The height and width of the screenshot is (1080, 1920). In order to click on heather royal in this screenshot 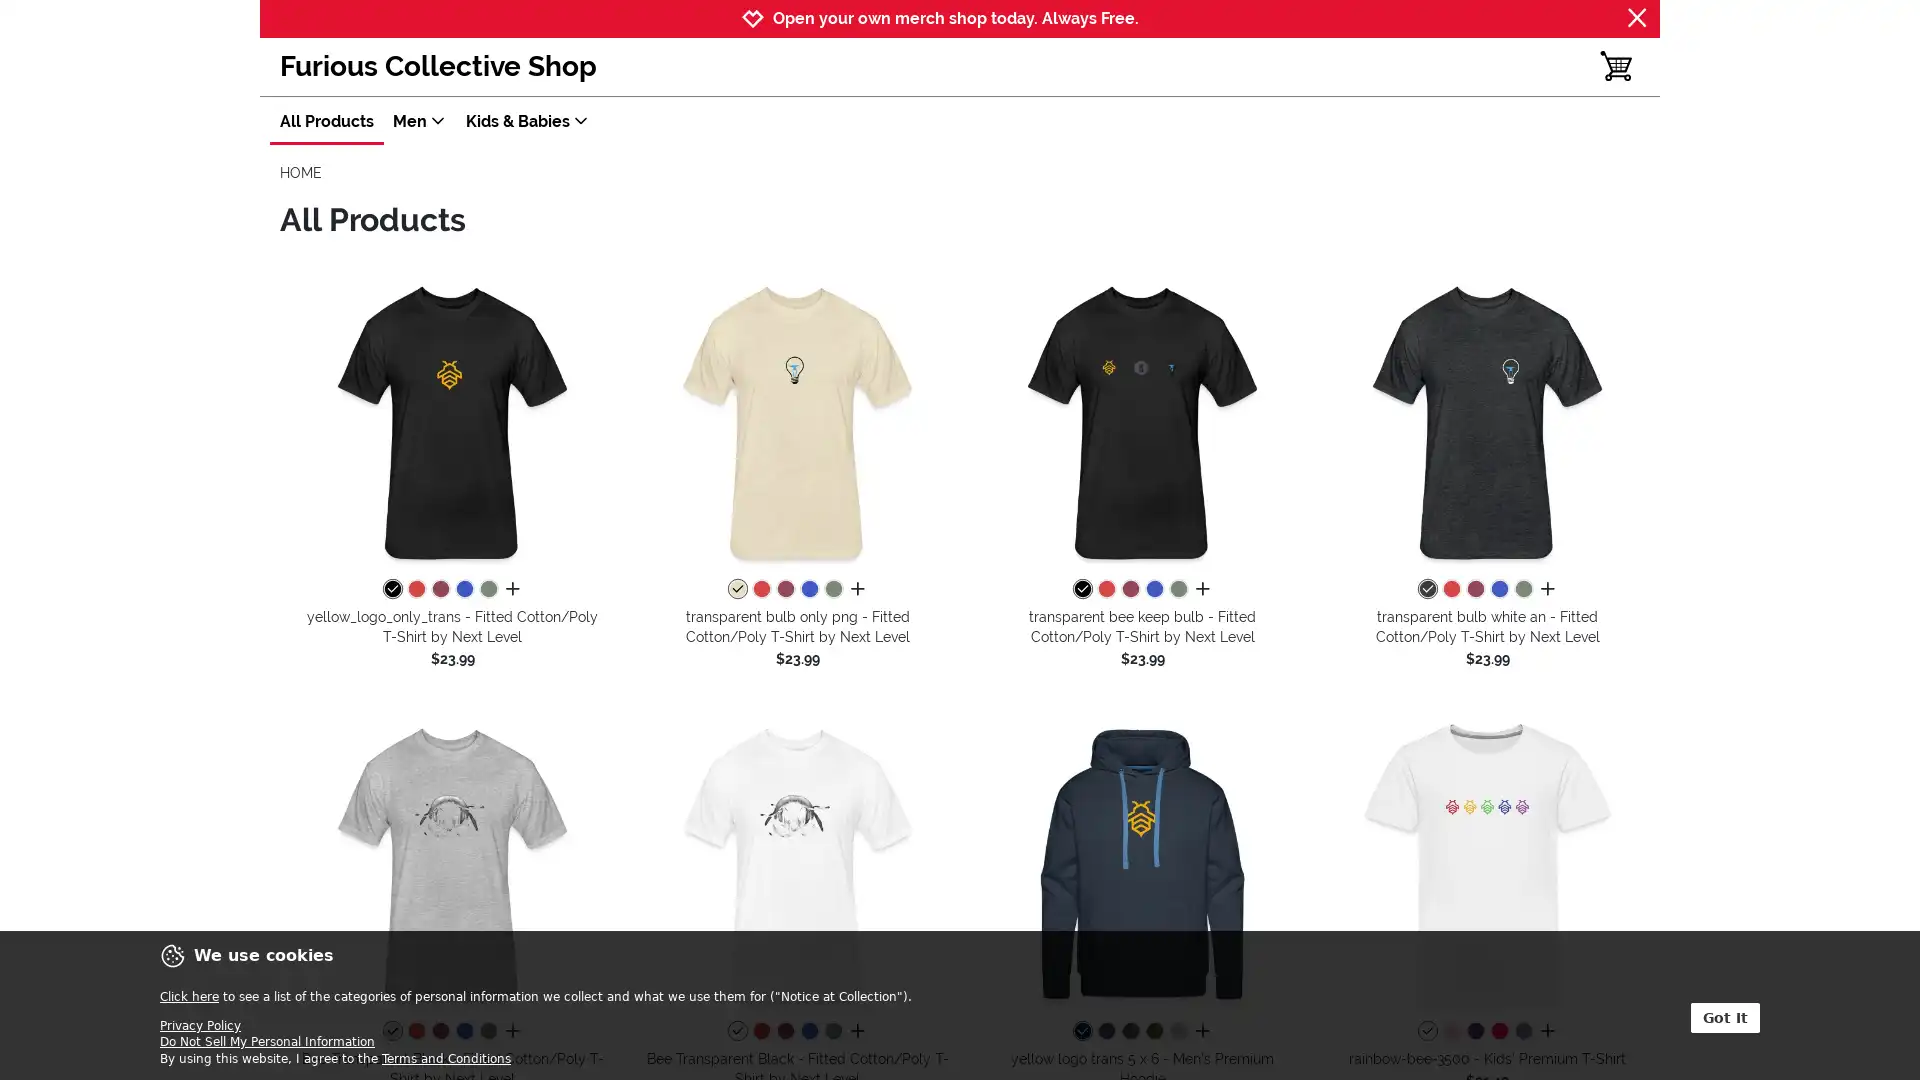, I will do `click(463, 1032)`.